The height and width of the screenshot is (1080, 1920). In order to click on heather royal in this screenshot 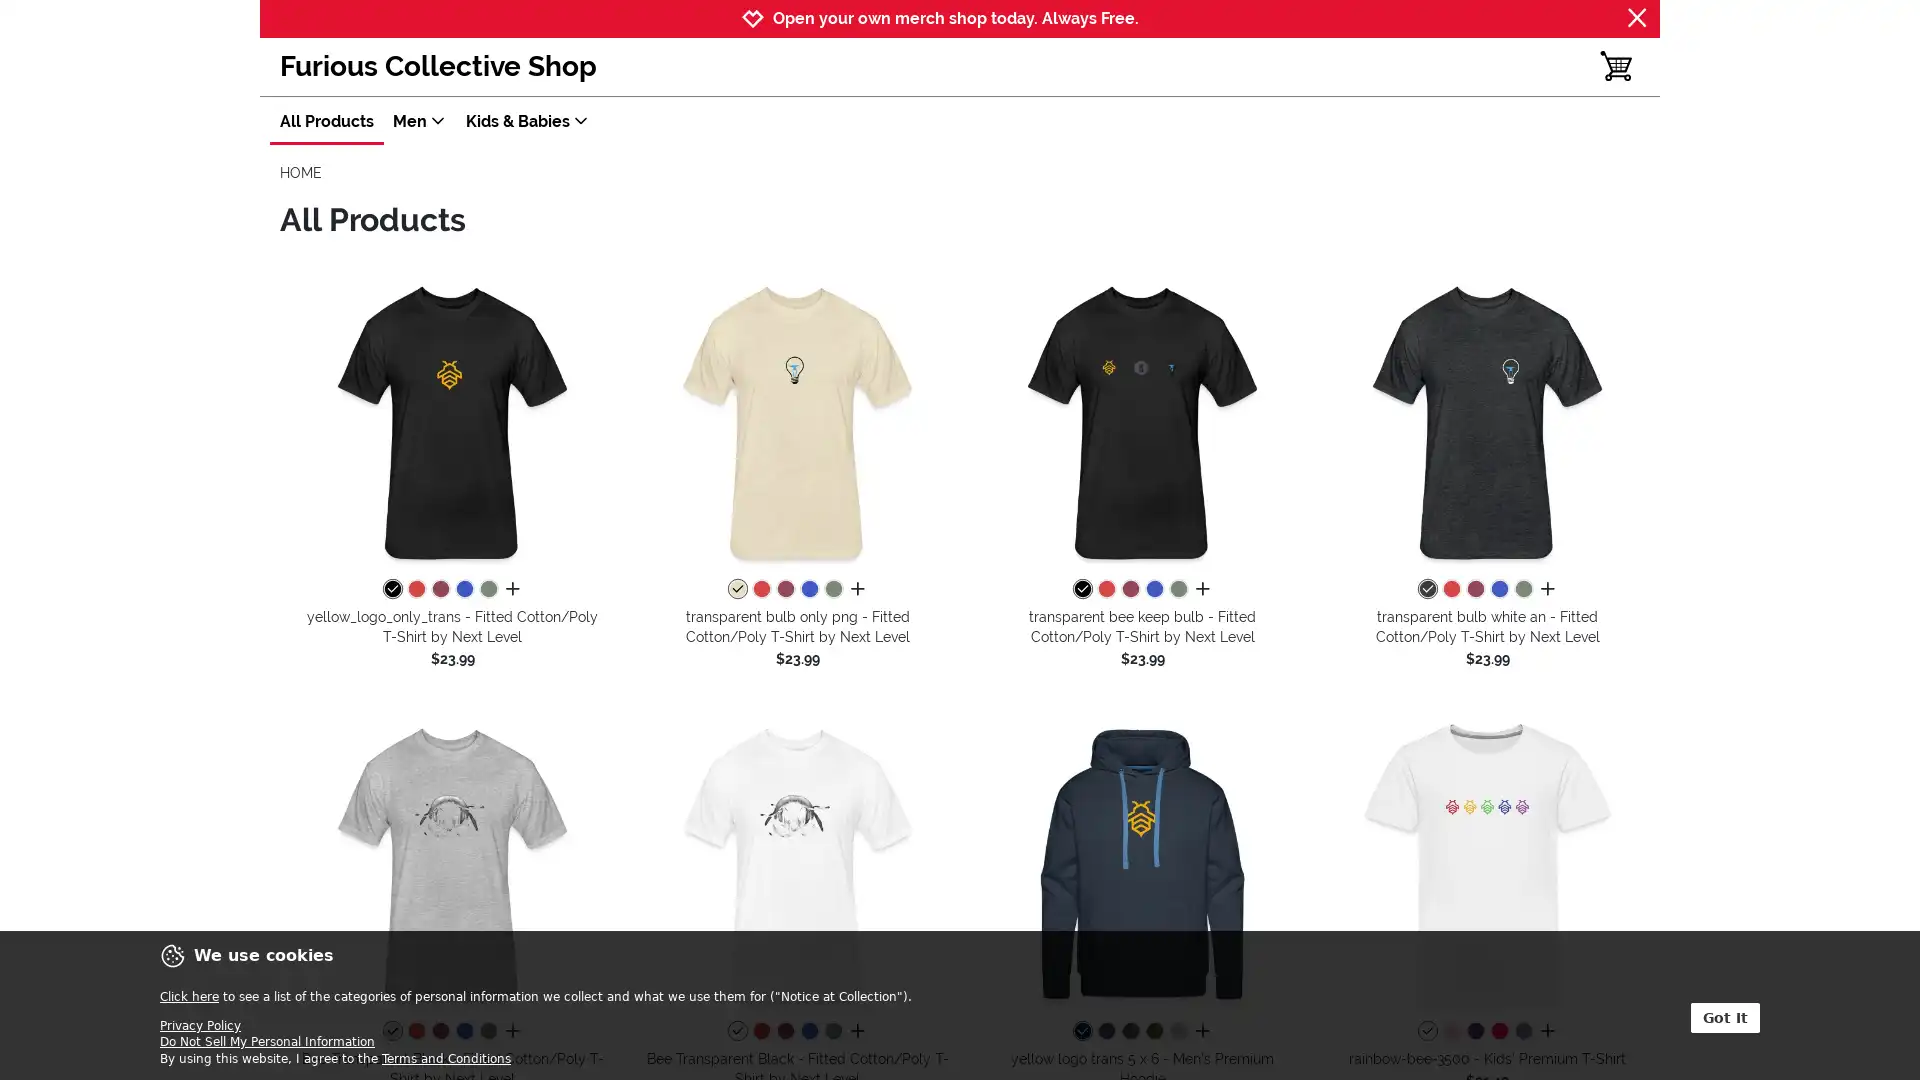, I will do `click(463, 1032)`.